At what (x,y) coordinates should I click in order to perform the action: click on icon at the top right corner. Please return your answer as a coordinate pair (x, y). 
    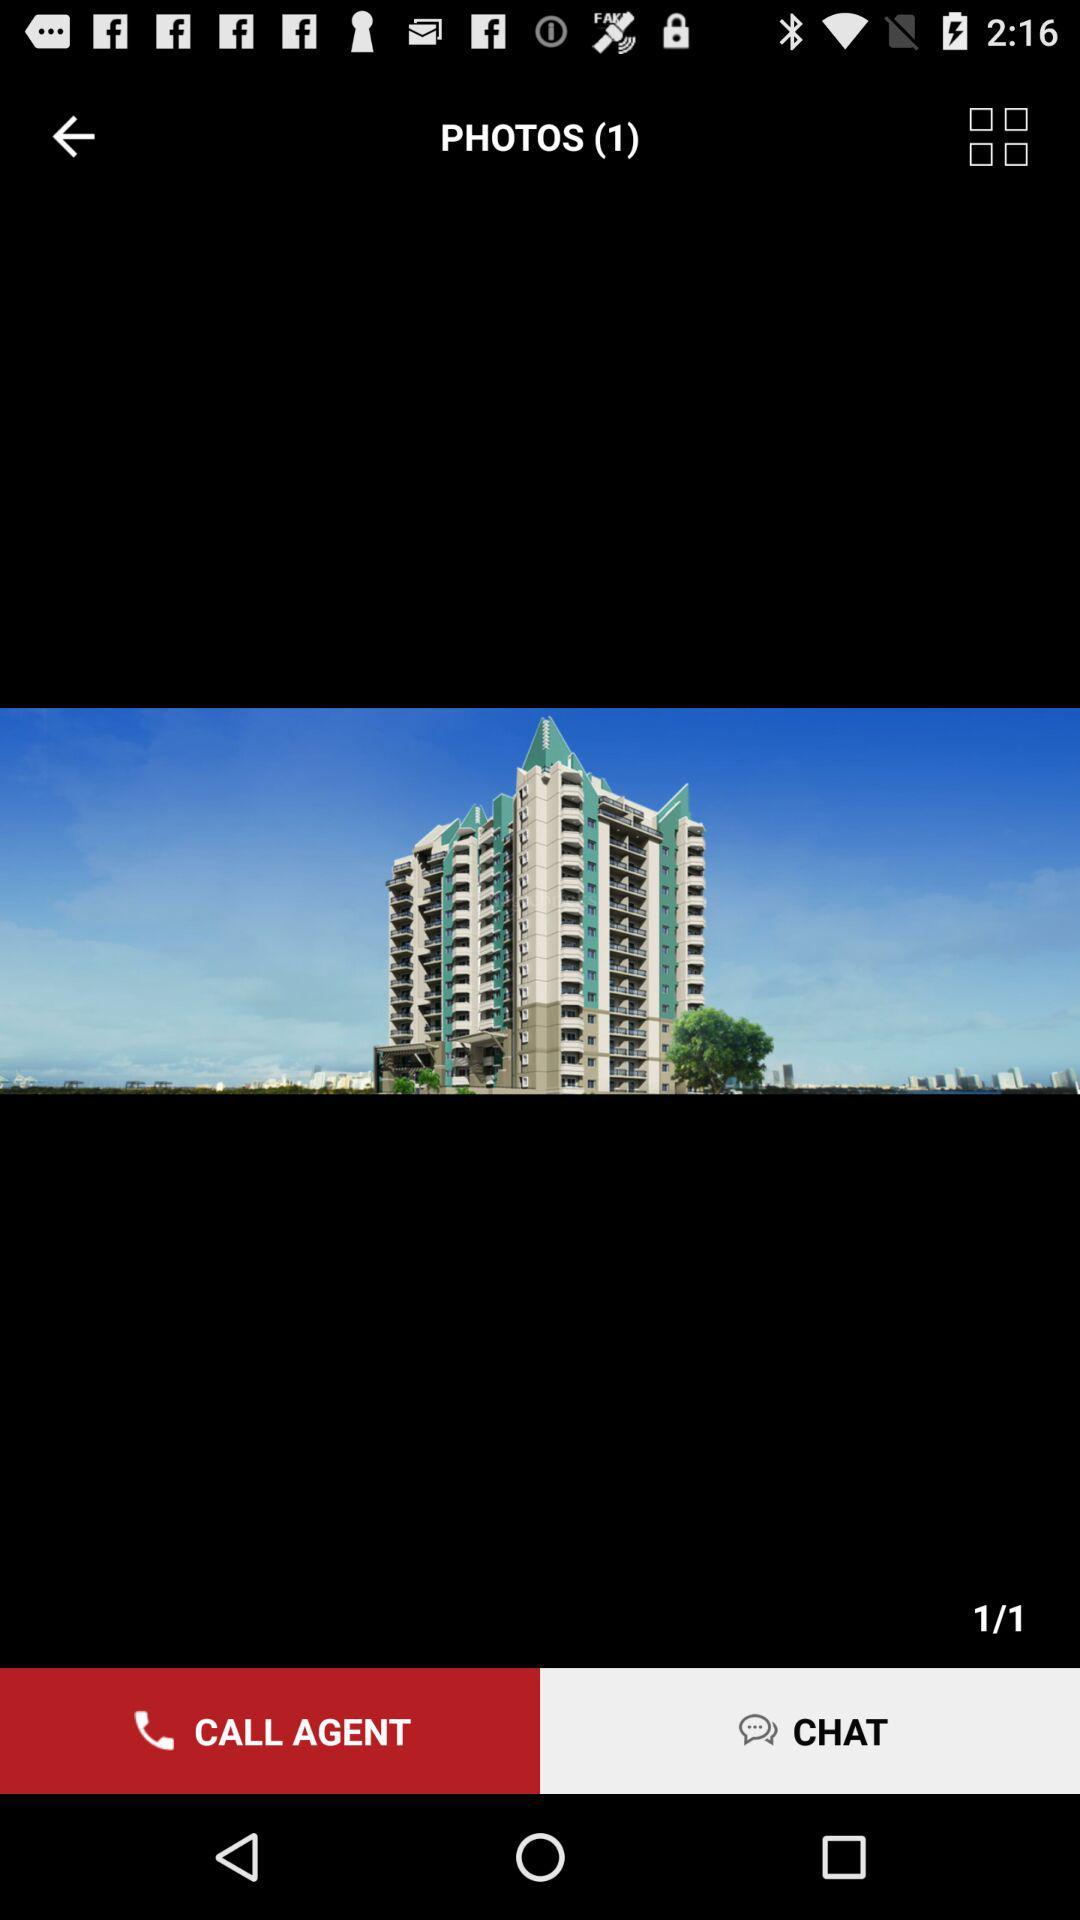
    Looking at the image, I should click on (1024, 135).